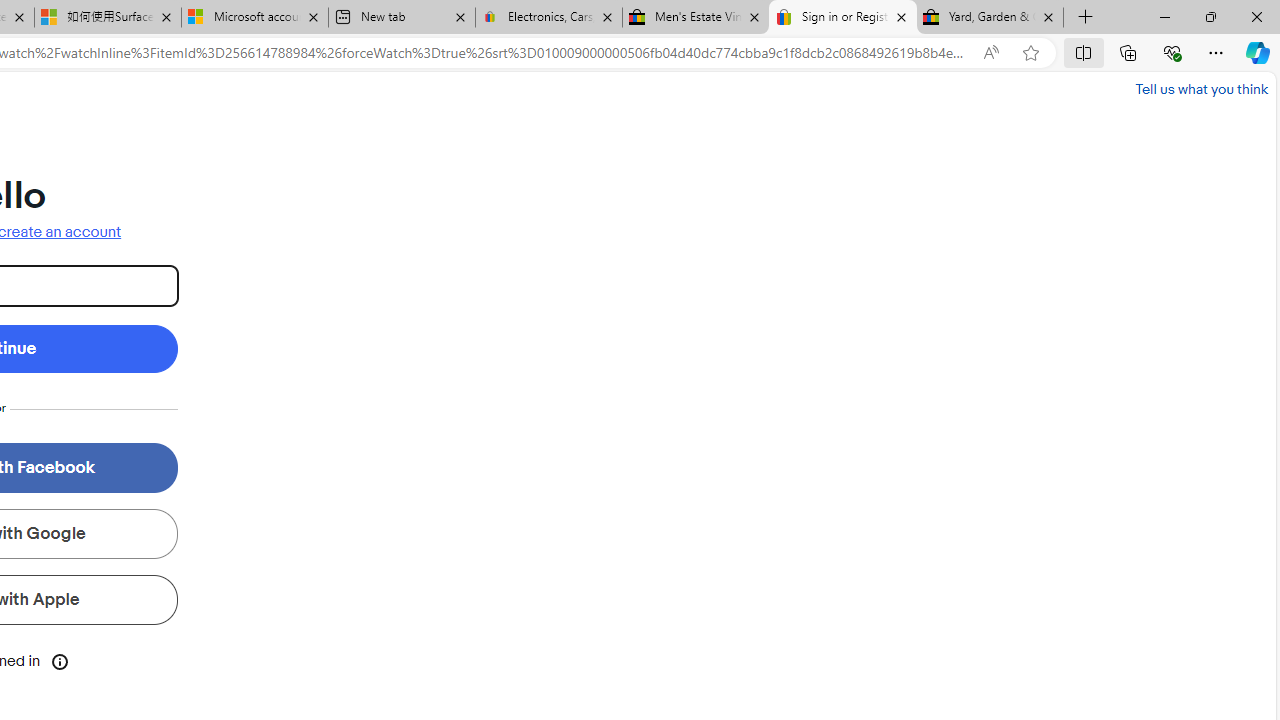 The width and height of the screenshot is (1280, 720). I want to click on 'Tell us what you think - Link opens in a new window', so click(1200, 88).